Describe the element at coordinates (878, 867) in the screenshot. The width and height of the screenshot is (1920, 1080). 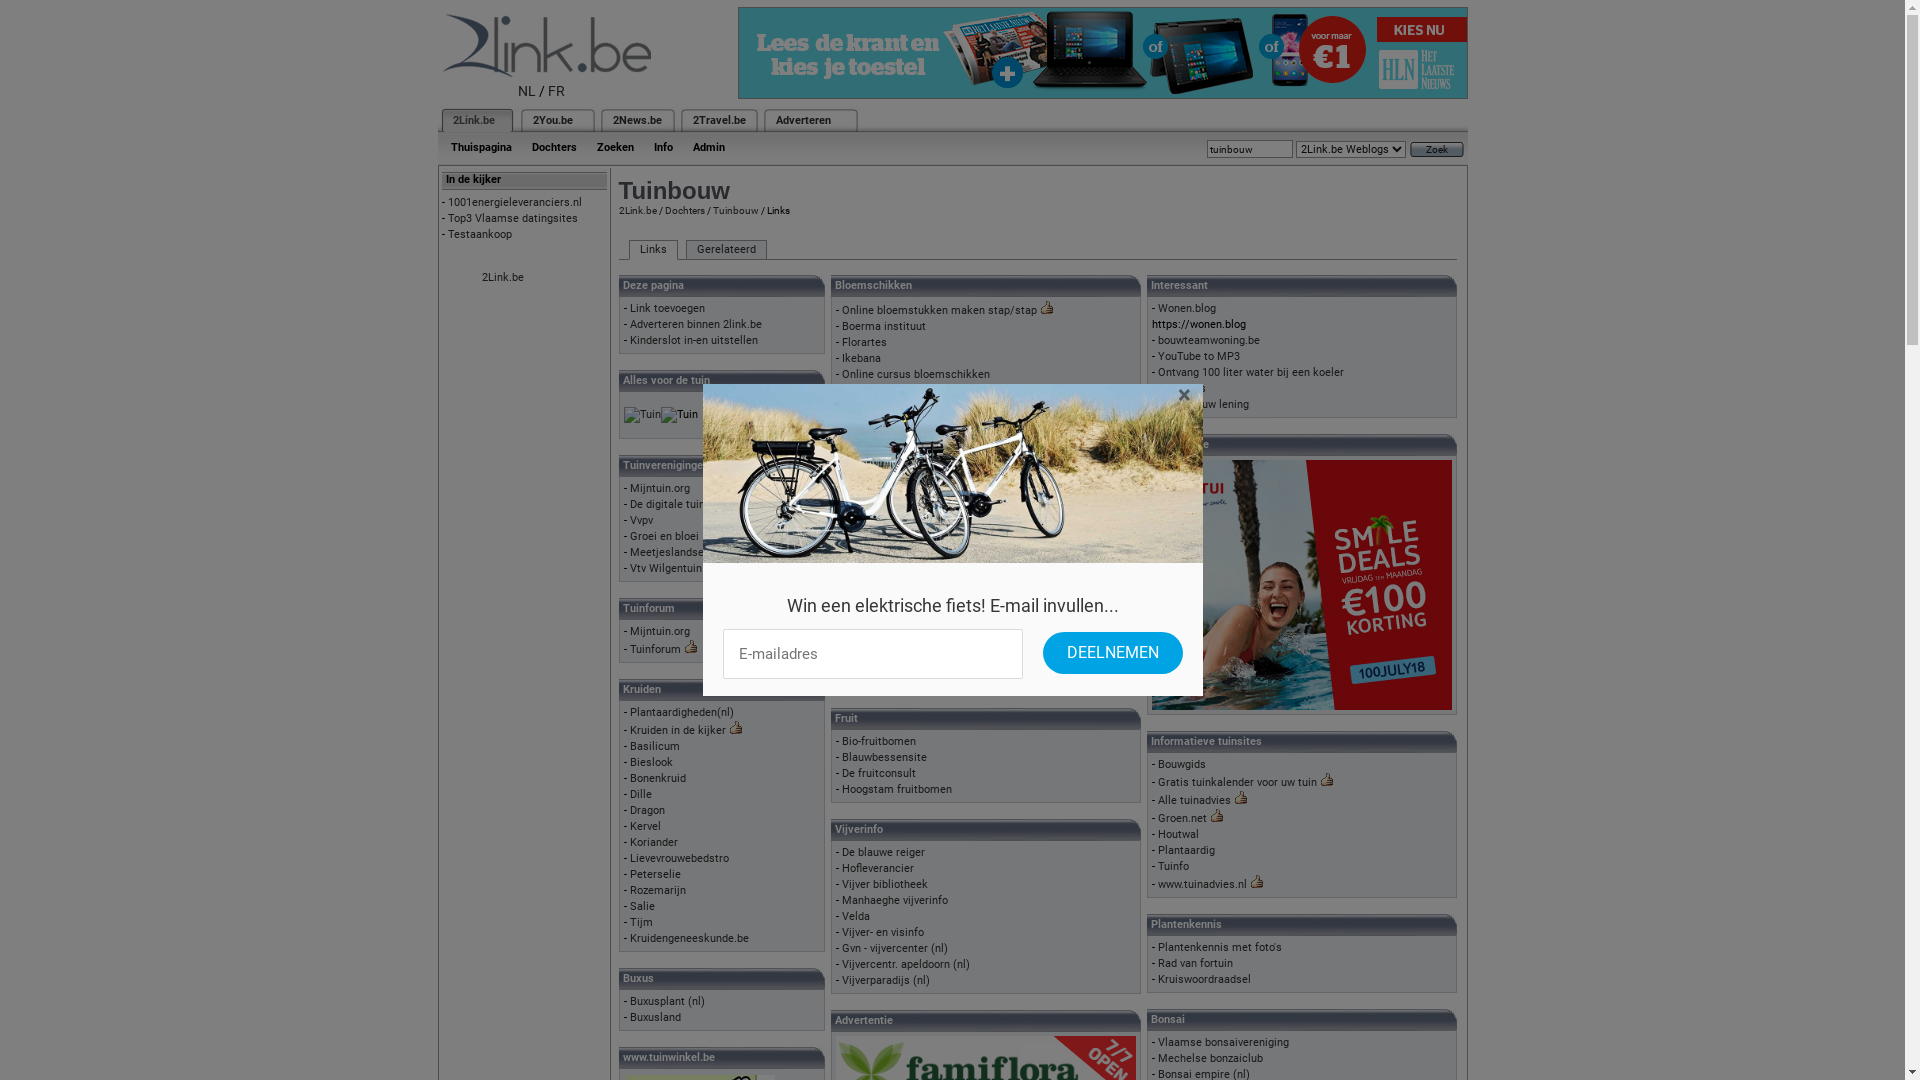
I see `'Hofleverancier'` at that location.